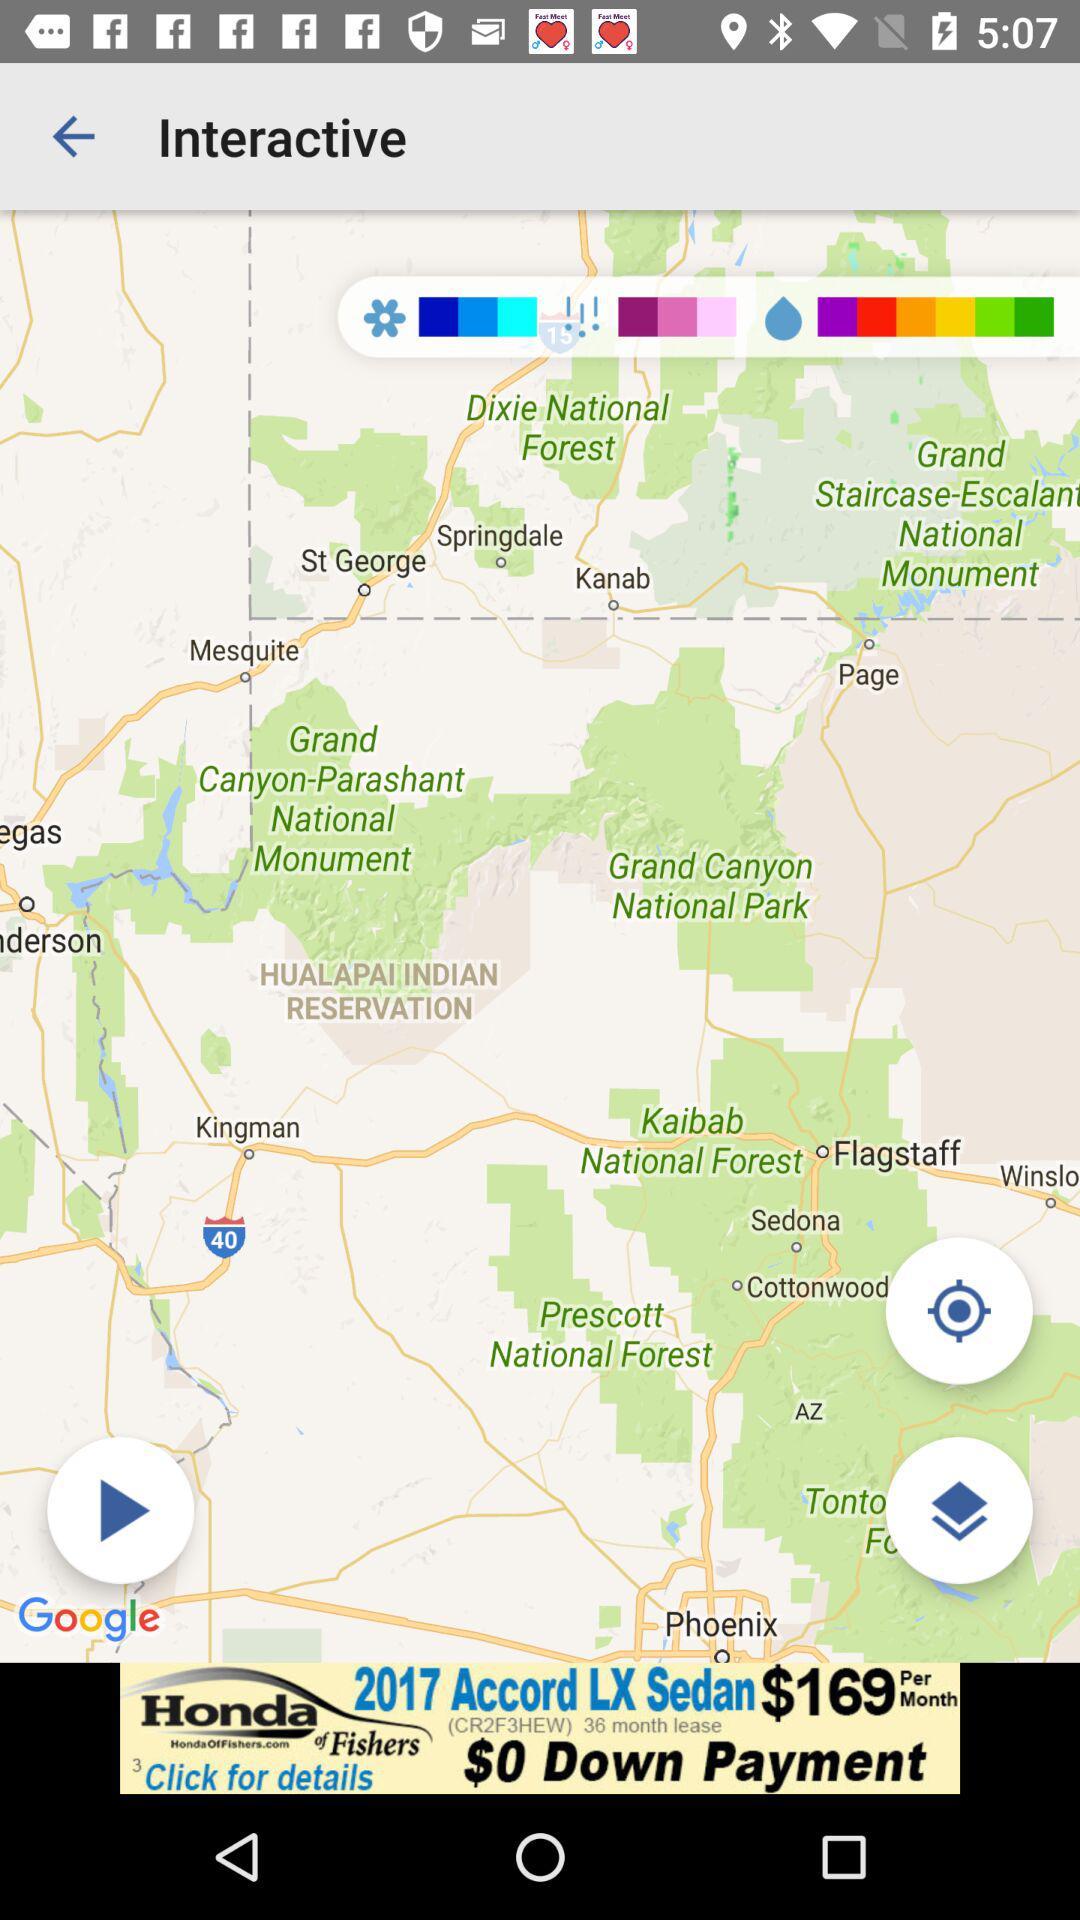 This screenshot has width=1080, height=1920. I want to click on get current location, so click(958, 1310).